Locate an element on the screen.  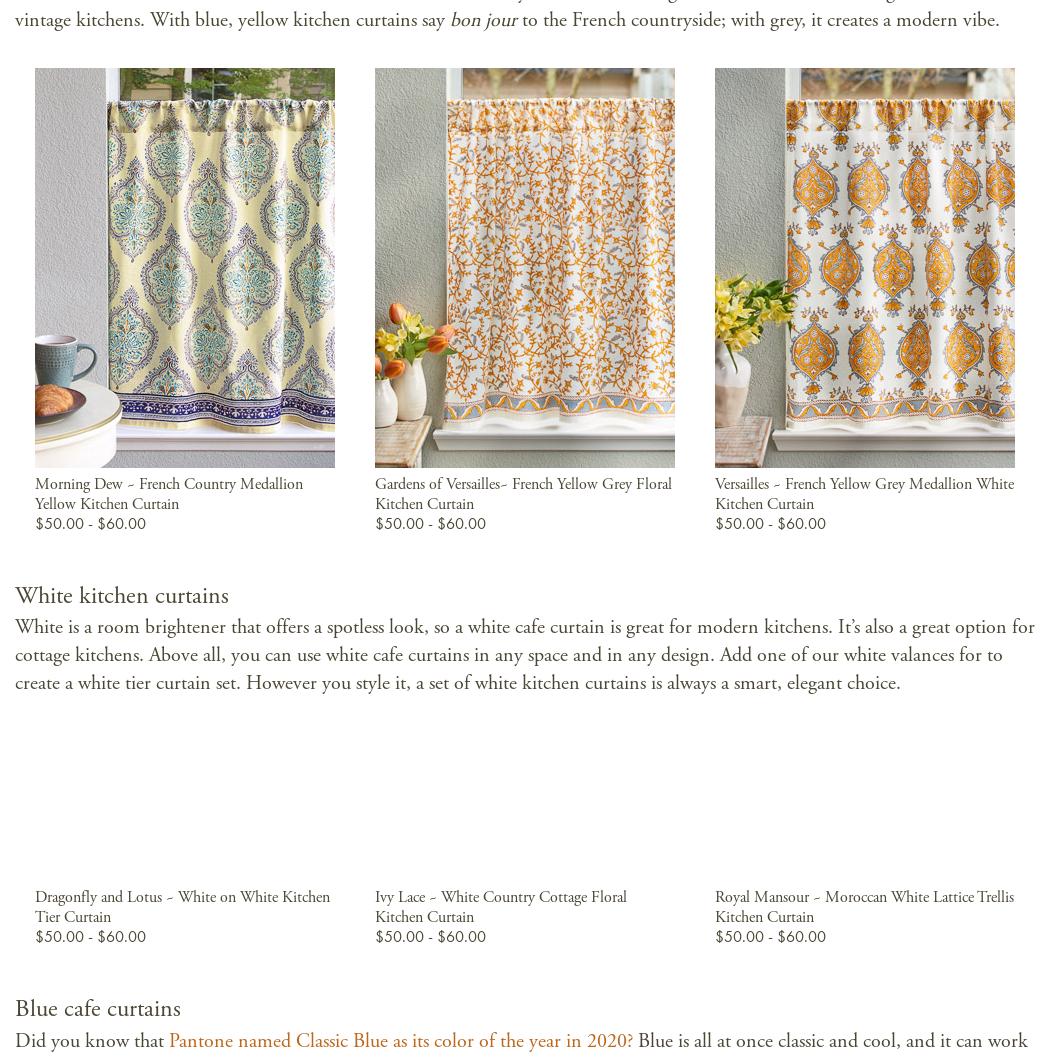
'Royal Mansour ~ Moroccan White Lattice Trellis Kitchen Curtain' is located at coordinates (862, 907).